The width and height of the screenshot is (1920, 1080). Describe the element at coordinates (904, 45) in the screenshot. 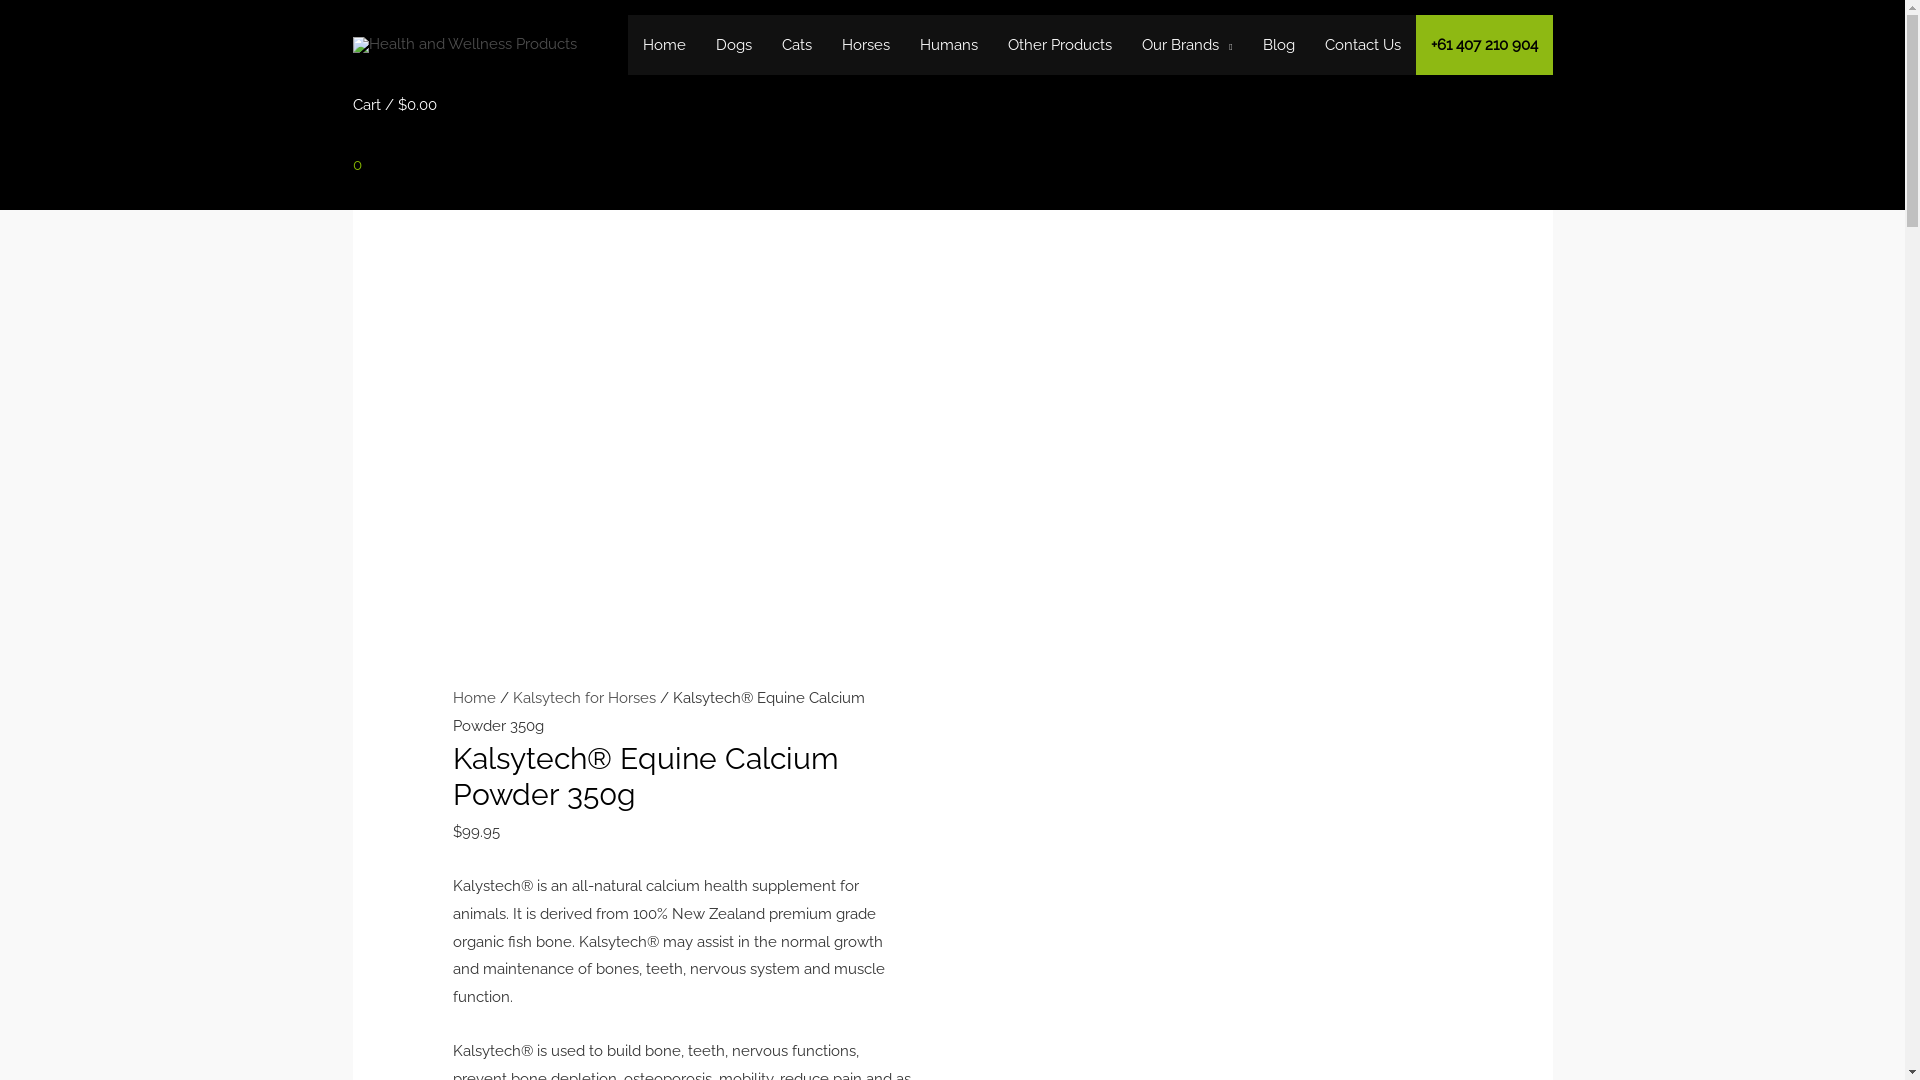

I see `'Humans'` at that location.